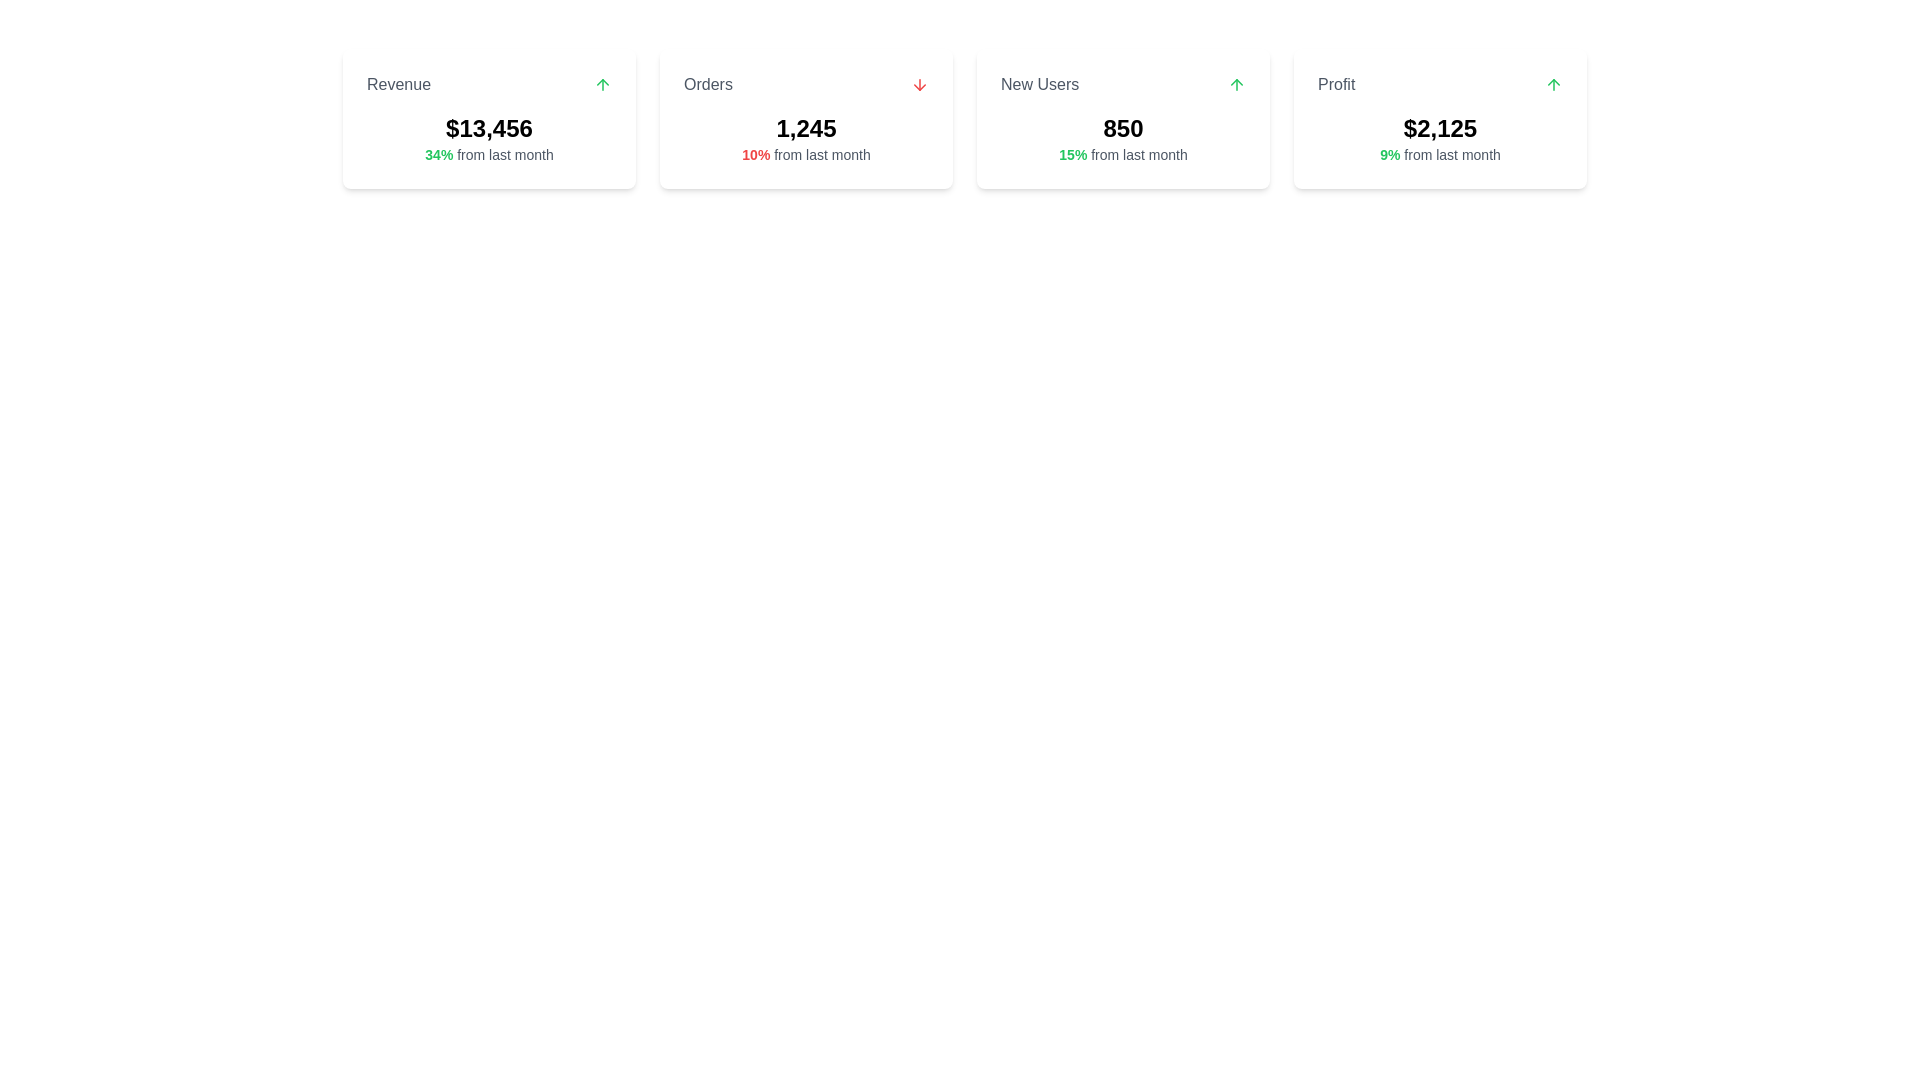  I want to click on the upward trend icon indicating positive revenue data located in the top-right corner of the 'Revenue' card, so click(602, 83).